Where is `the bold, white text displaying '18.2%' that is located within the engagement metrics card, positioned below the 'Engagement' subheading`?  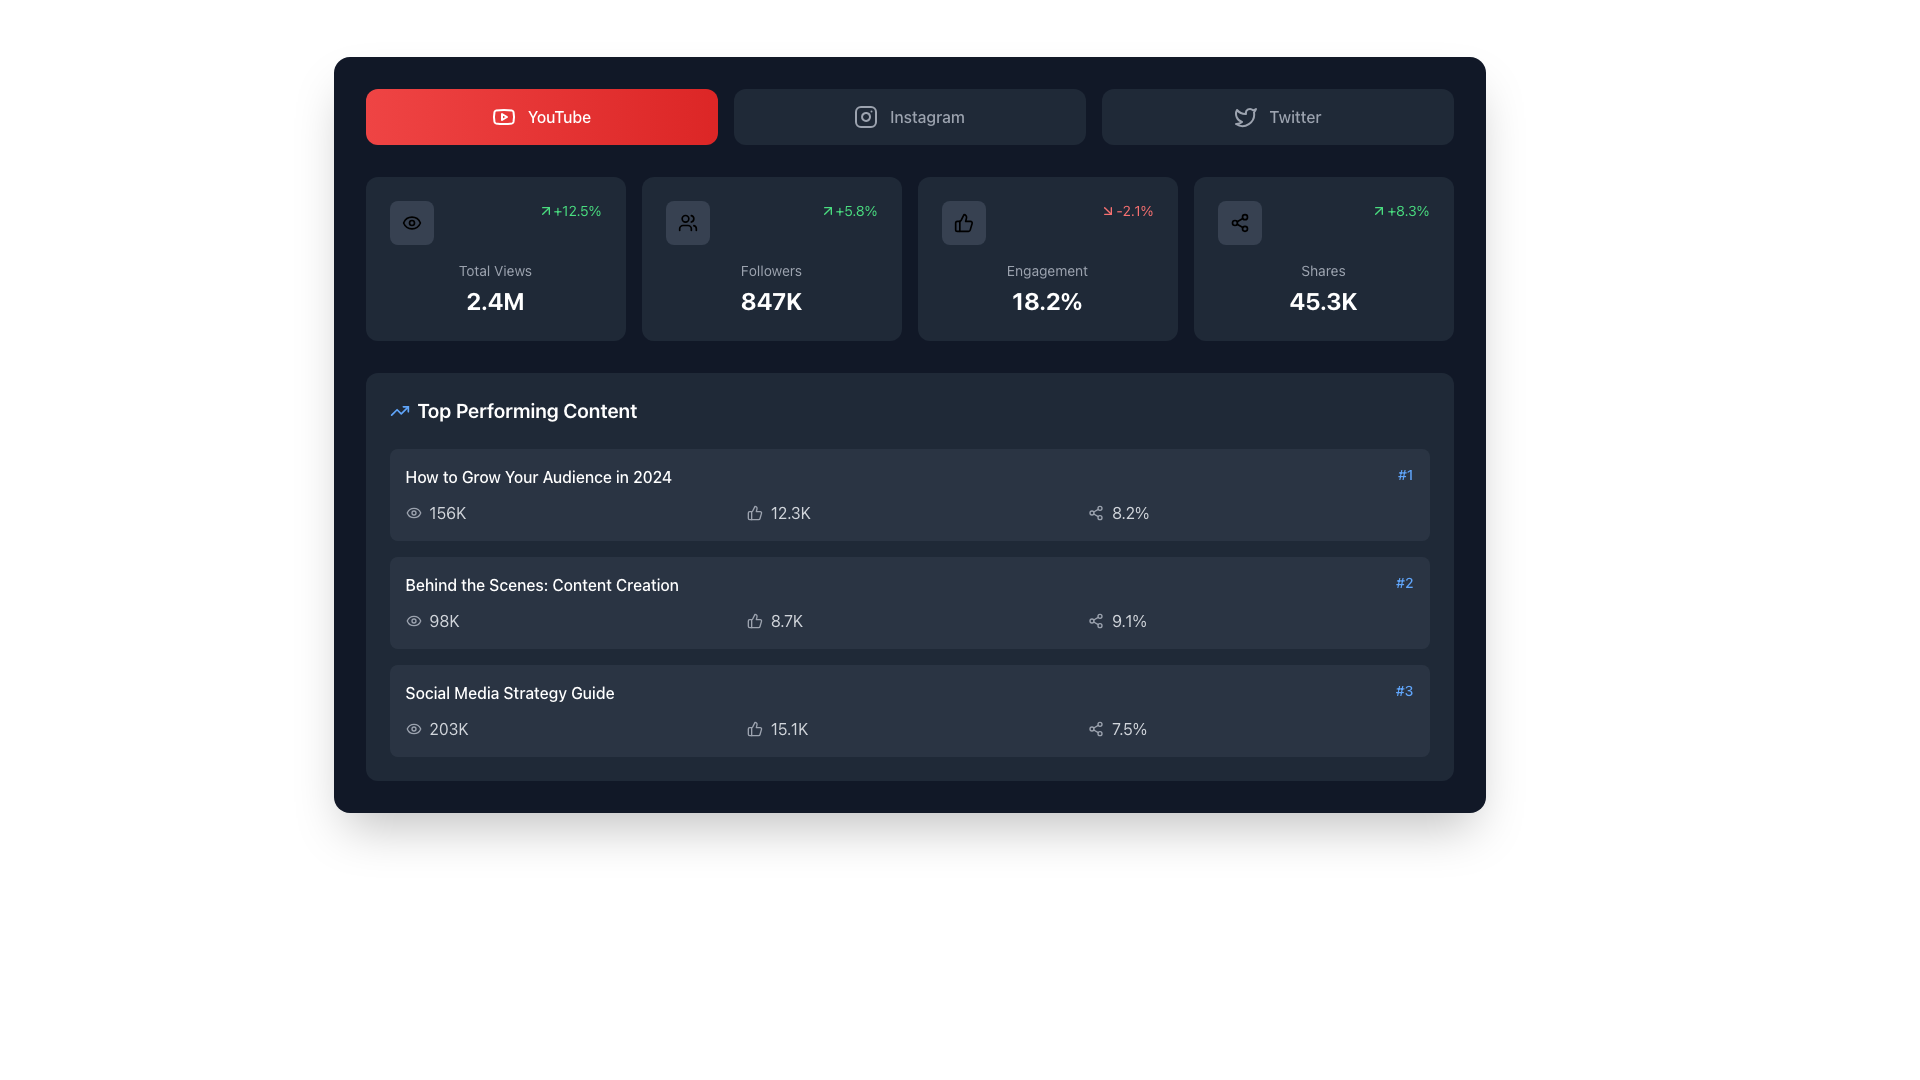 the bold, white text displaying '18.2%' that is located within the engagement metrics card, positioned below the 'Engagement' subheading is located at coordinates (1046, 300).